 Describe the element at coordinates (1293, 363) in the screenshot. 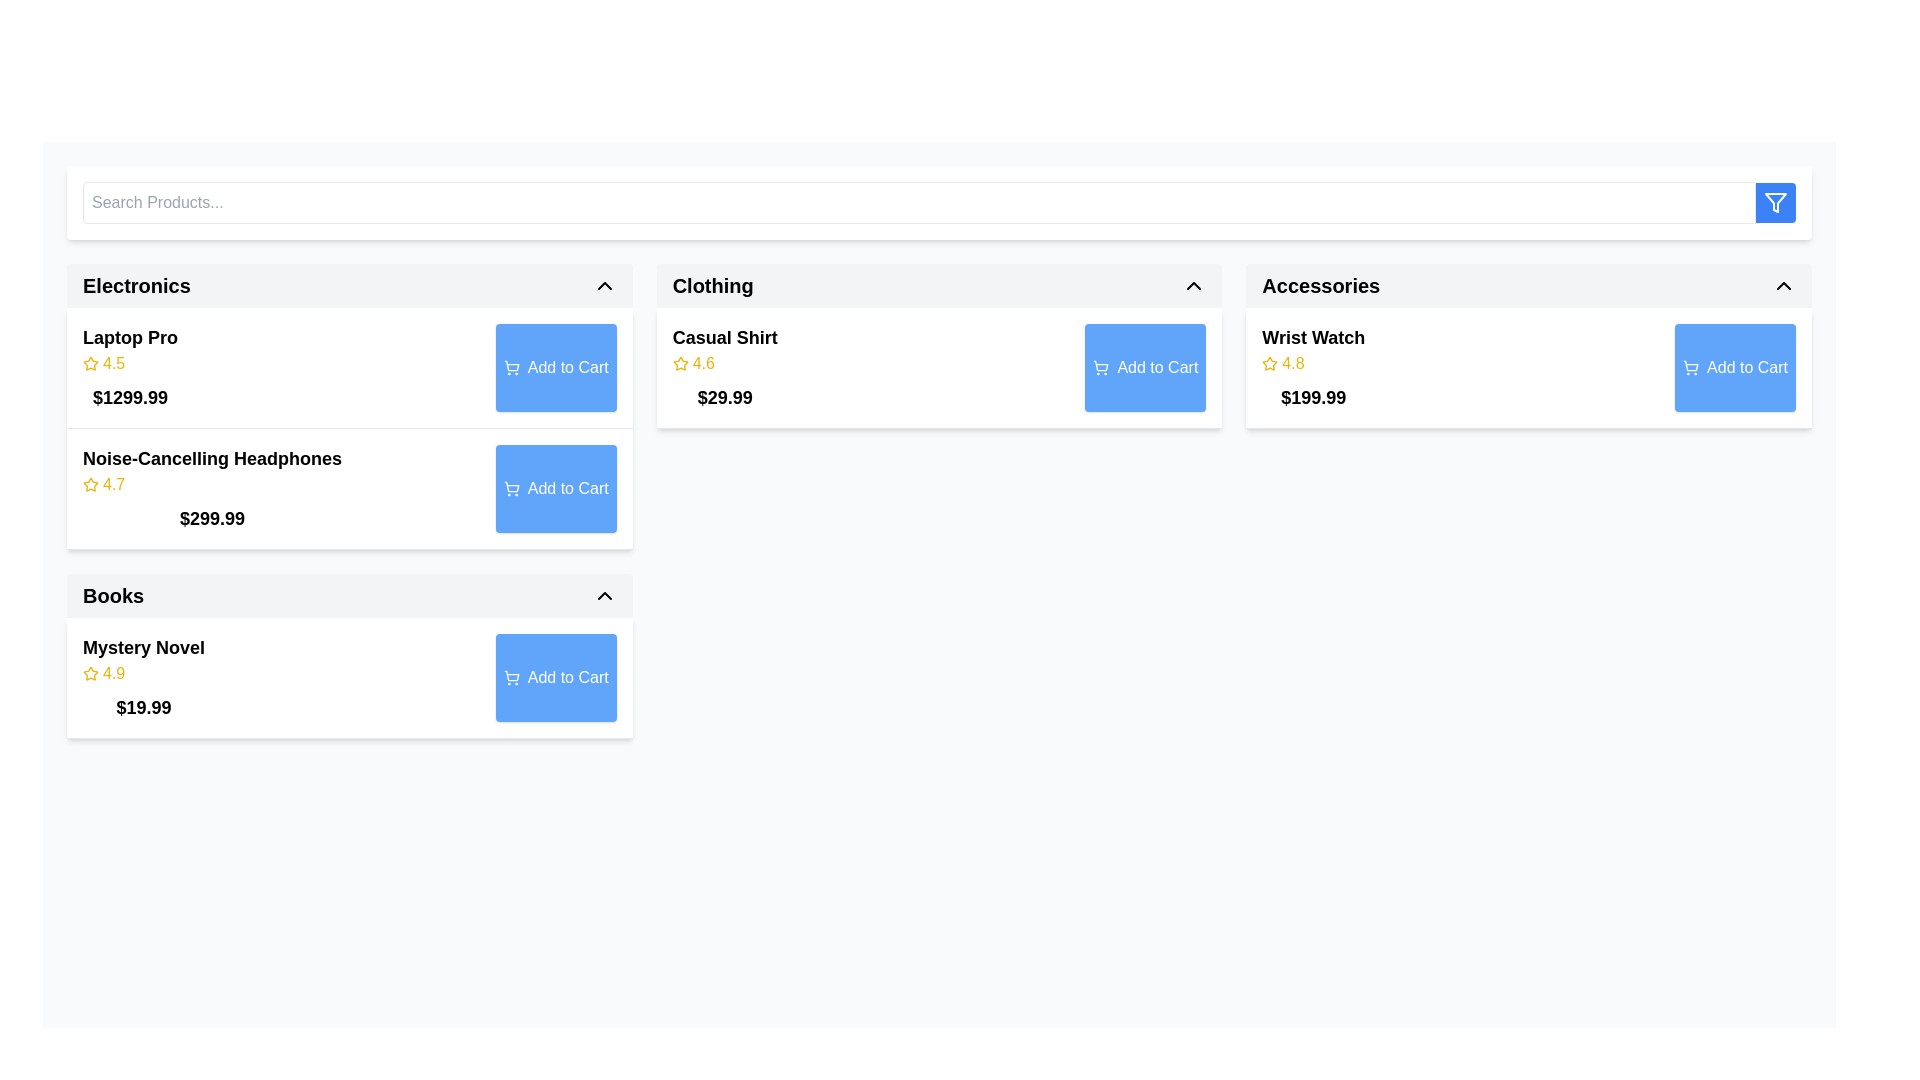

I see `the text element displaying '4.8' styled in yellow, located in the 'Wrist Watch' section under 'Accessories', adjacent to a star icon` at that location.